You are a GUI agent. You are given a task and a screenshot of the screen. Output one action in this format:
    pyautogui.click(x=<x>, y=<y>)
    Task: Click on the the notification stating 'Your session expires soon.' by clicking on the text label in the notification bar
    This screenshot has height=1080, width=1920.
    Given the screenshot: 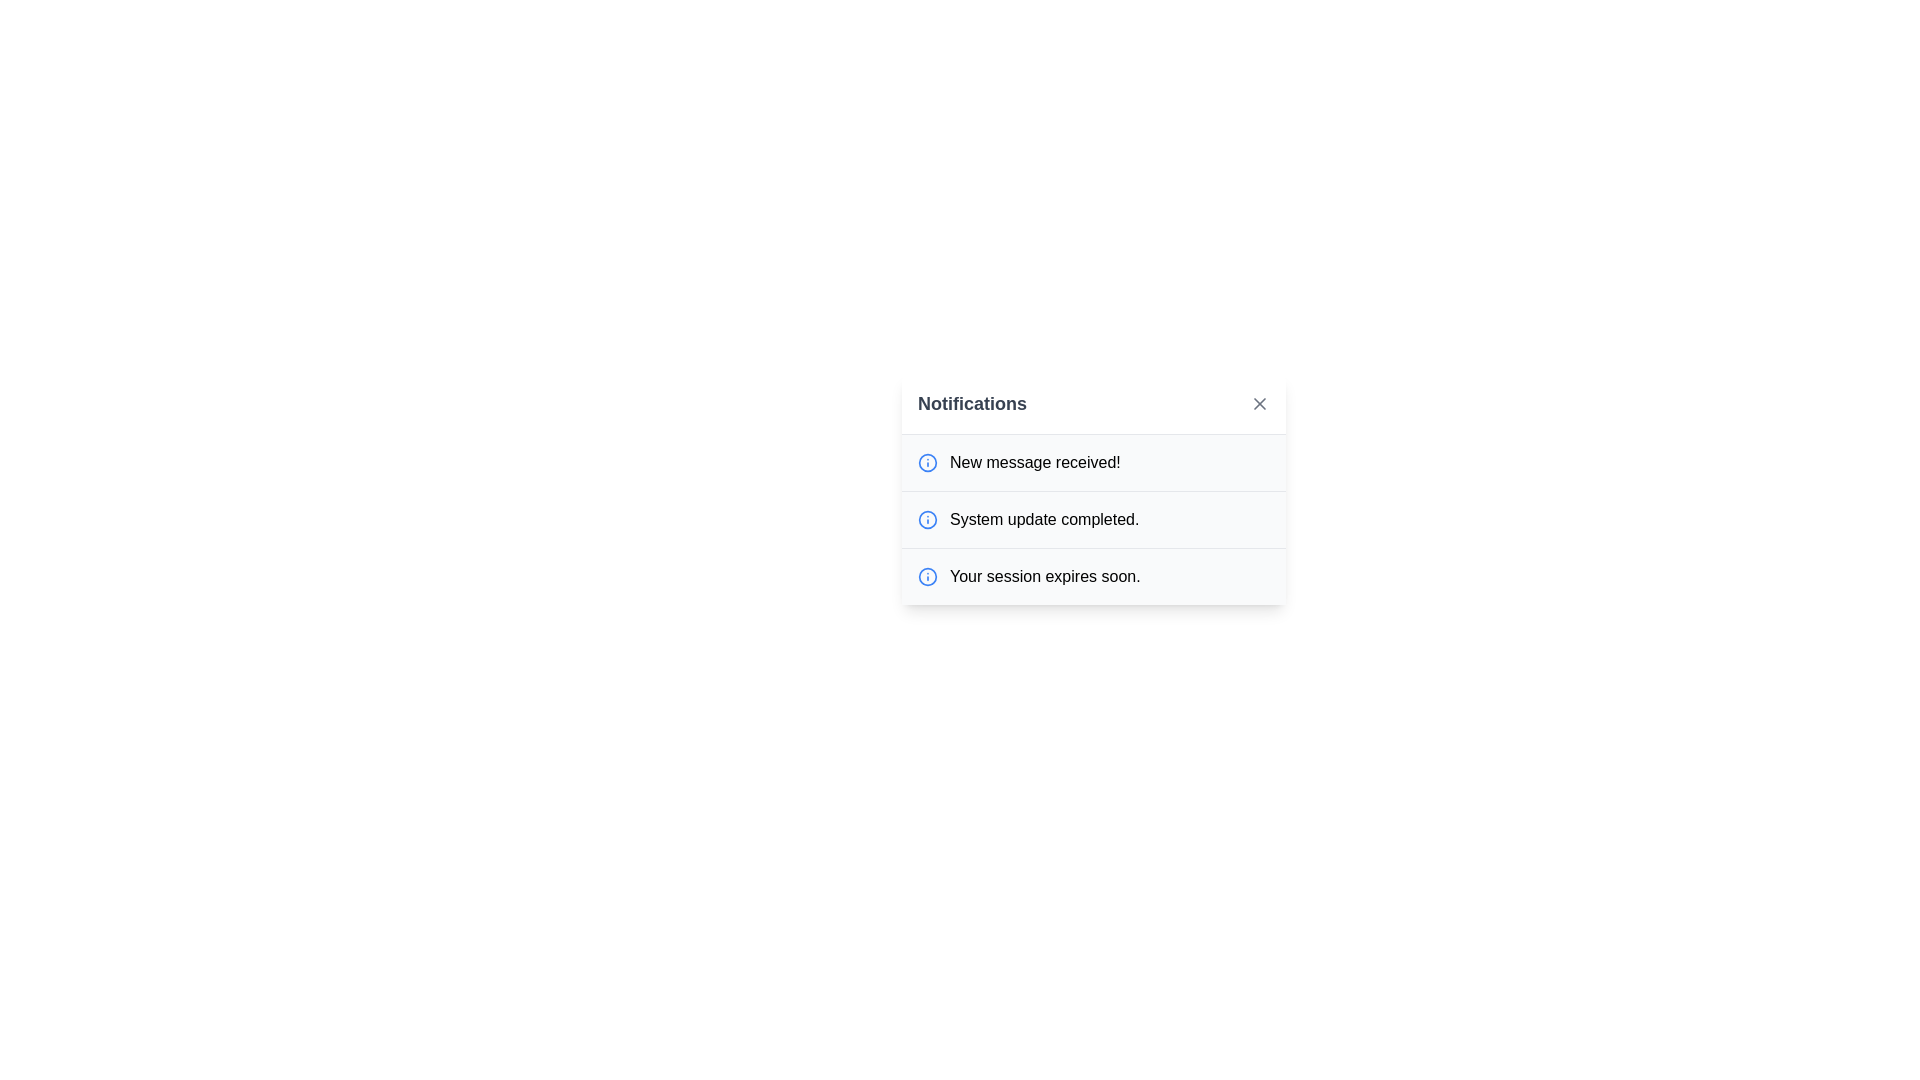 What is the action you would take?
    pyautogui.click(x=1028, y=577)
    